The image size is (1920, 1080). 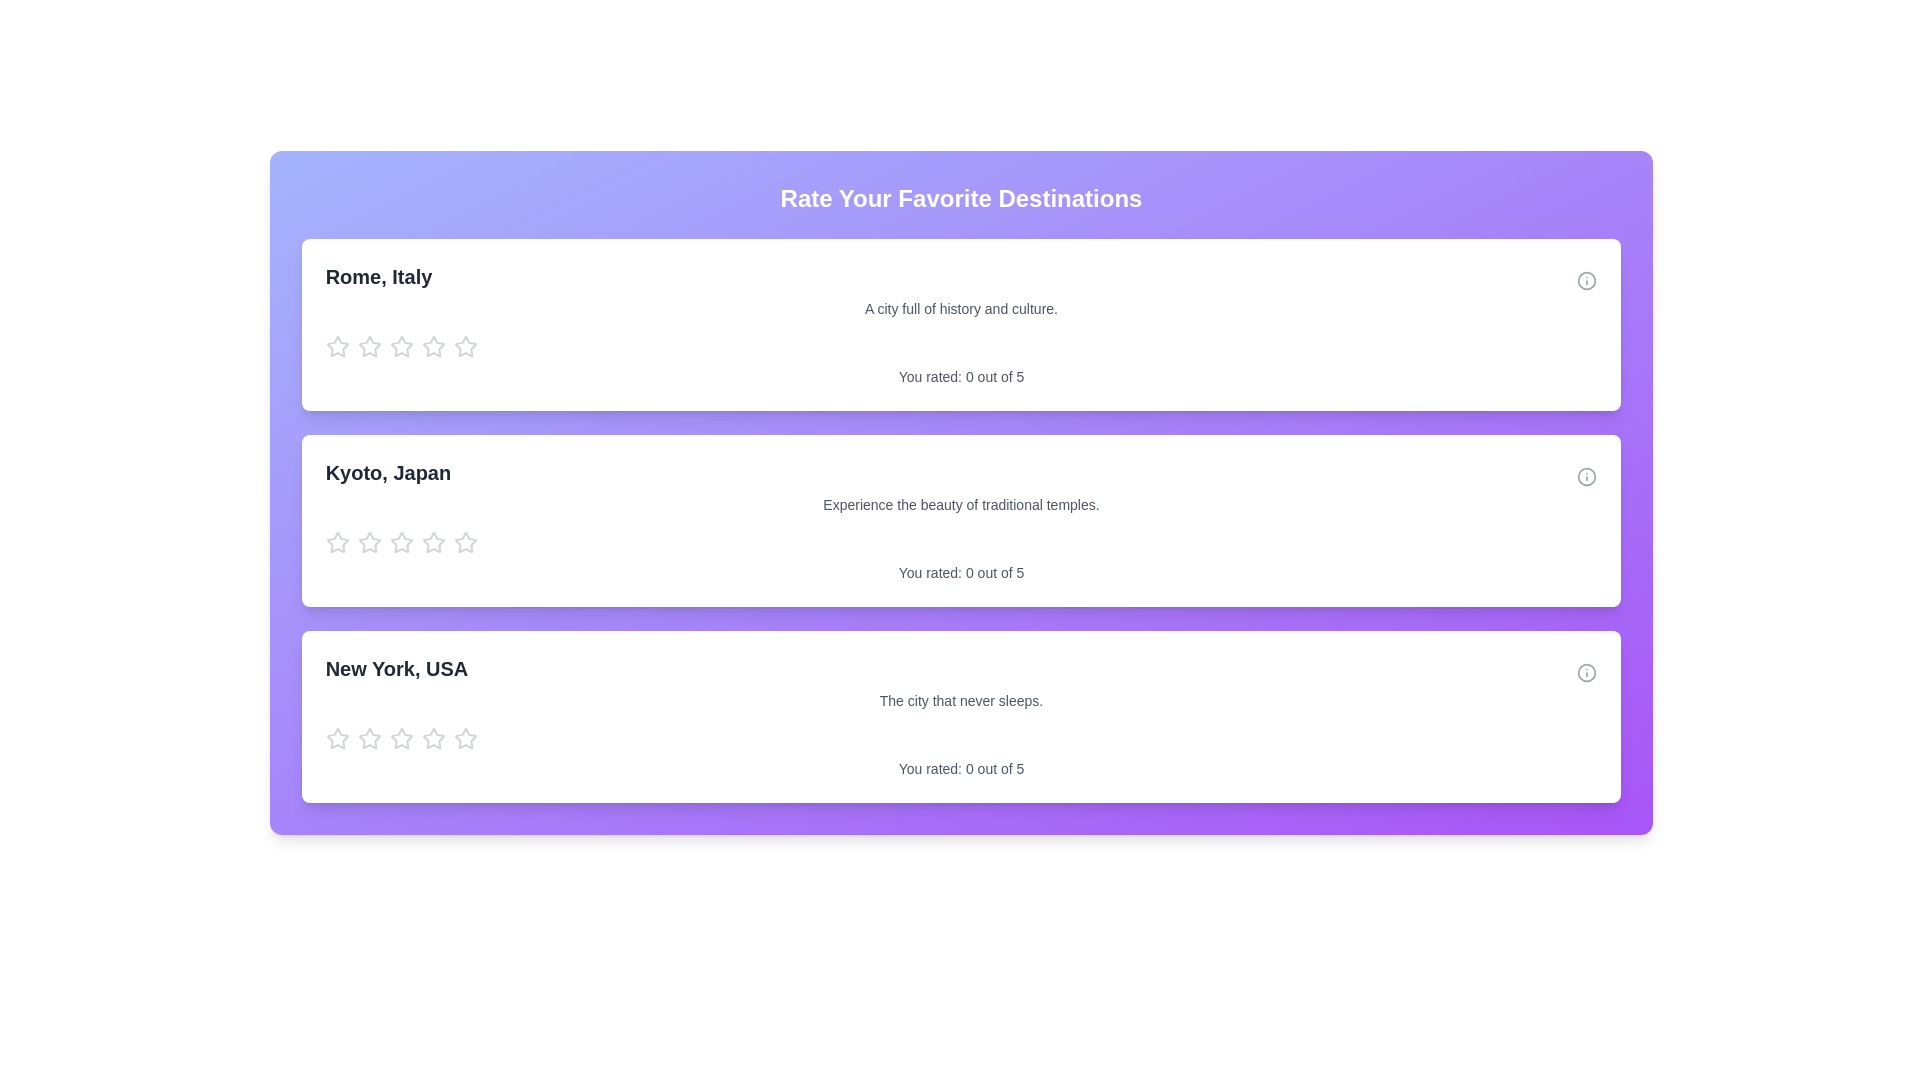 I want to click on the fifth star in the star rating component located in the 'New York, USA' section to set a rating of five out of five, so click(x=464, y=739).